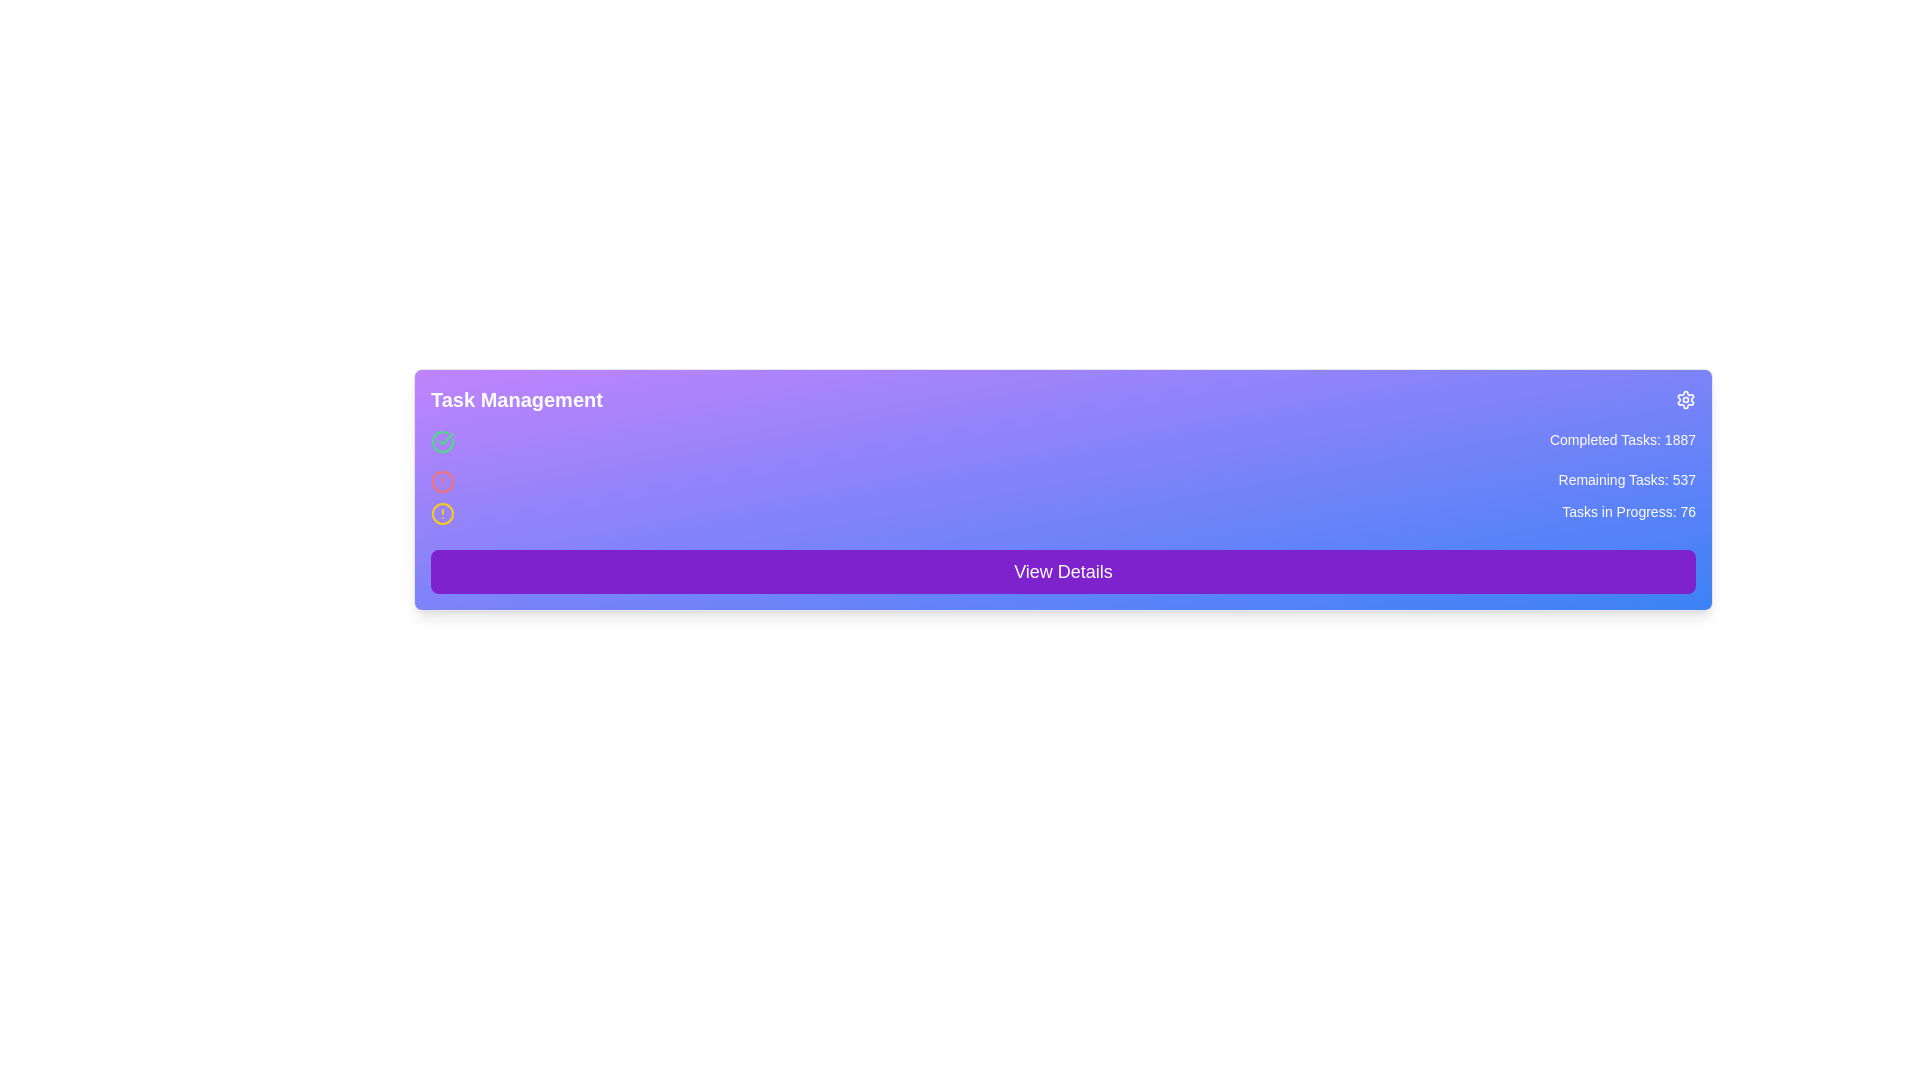 The height and width of the screenshot is (1080, 1920). What do you see at coordinates (441, 441) in the screenshot?
I see `the status indicator icon located in the top-left region of the 'Task Management' panel, which visually indicates the status of completed tasks and is positioned to the left of the text 'Completed Tasks: 1887'` at bounding box center [441, 441].